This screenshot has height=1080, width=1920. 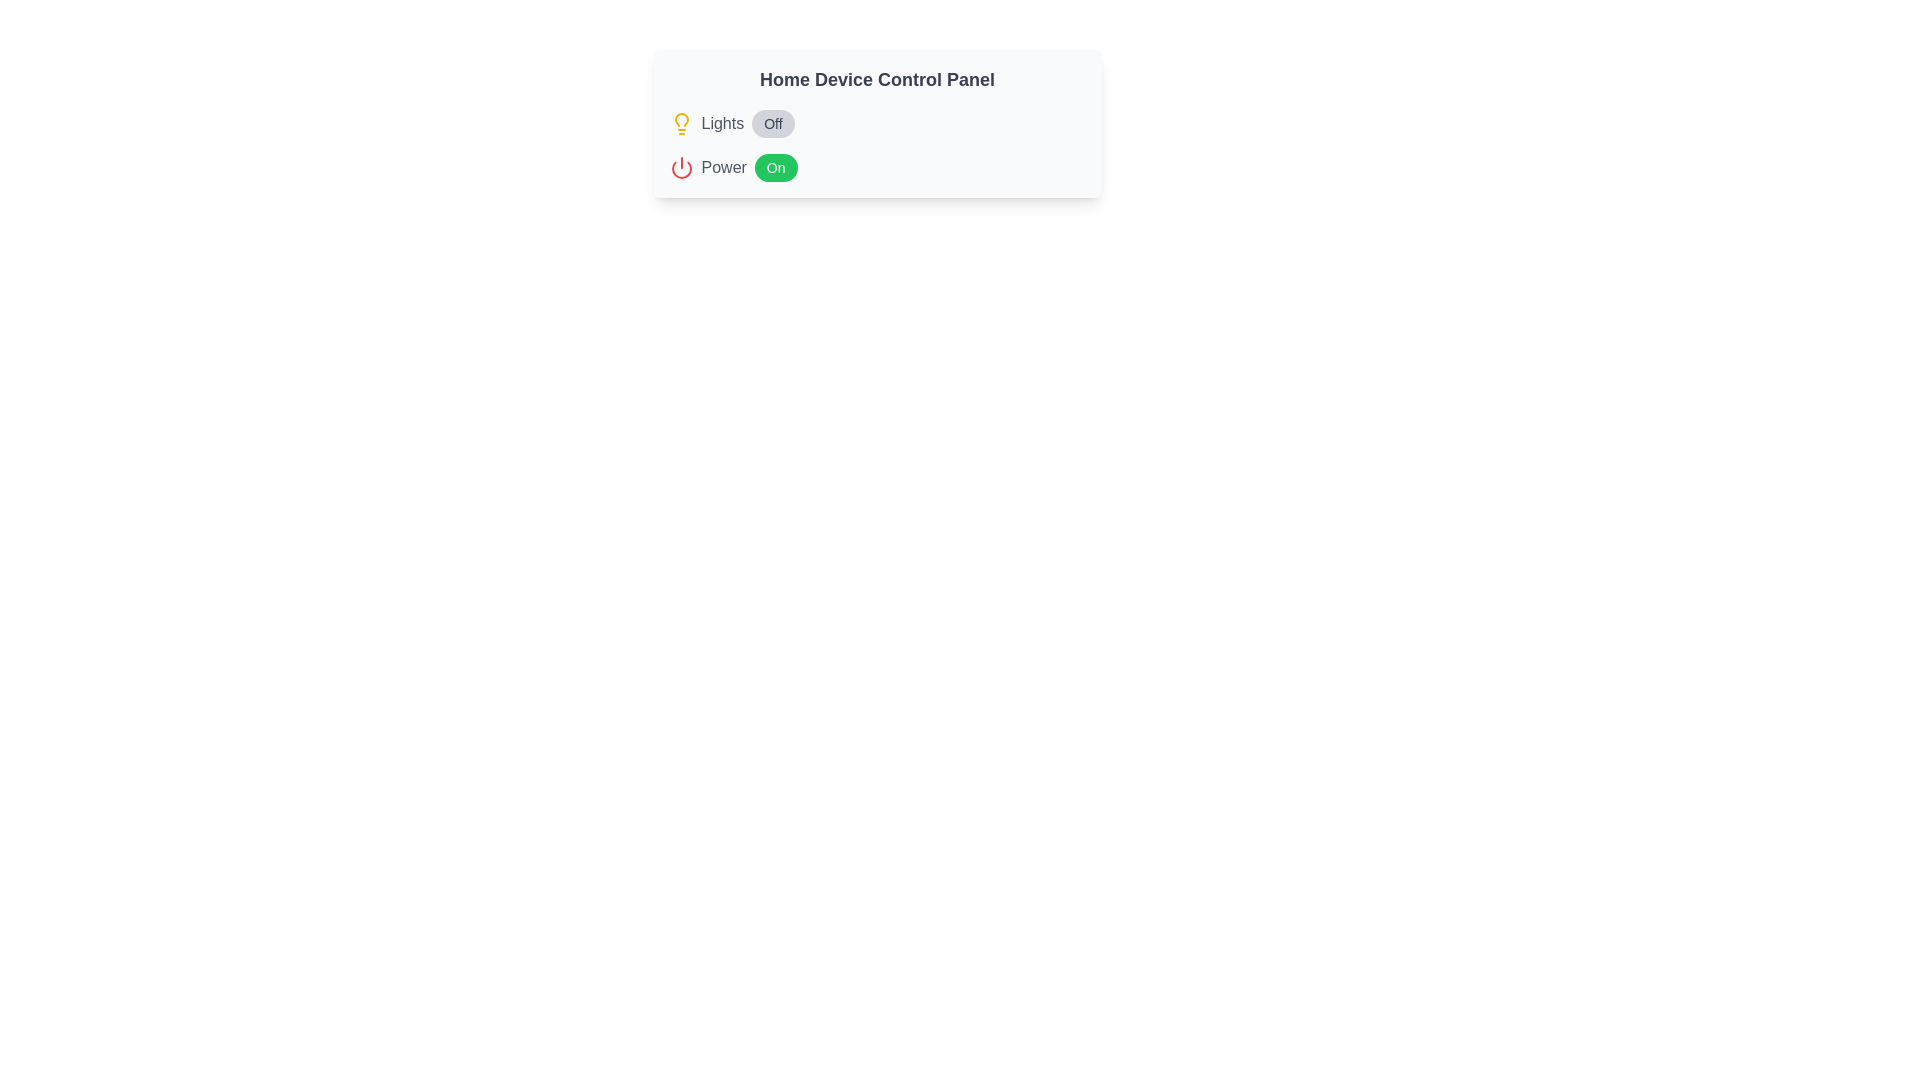 What do you see at coordinates (877, 167) in the screenshot?
I see `the green 'On' button in the State indicator and control row labeled 'Power'` at bounding box center [877, 167].